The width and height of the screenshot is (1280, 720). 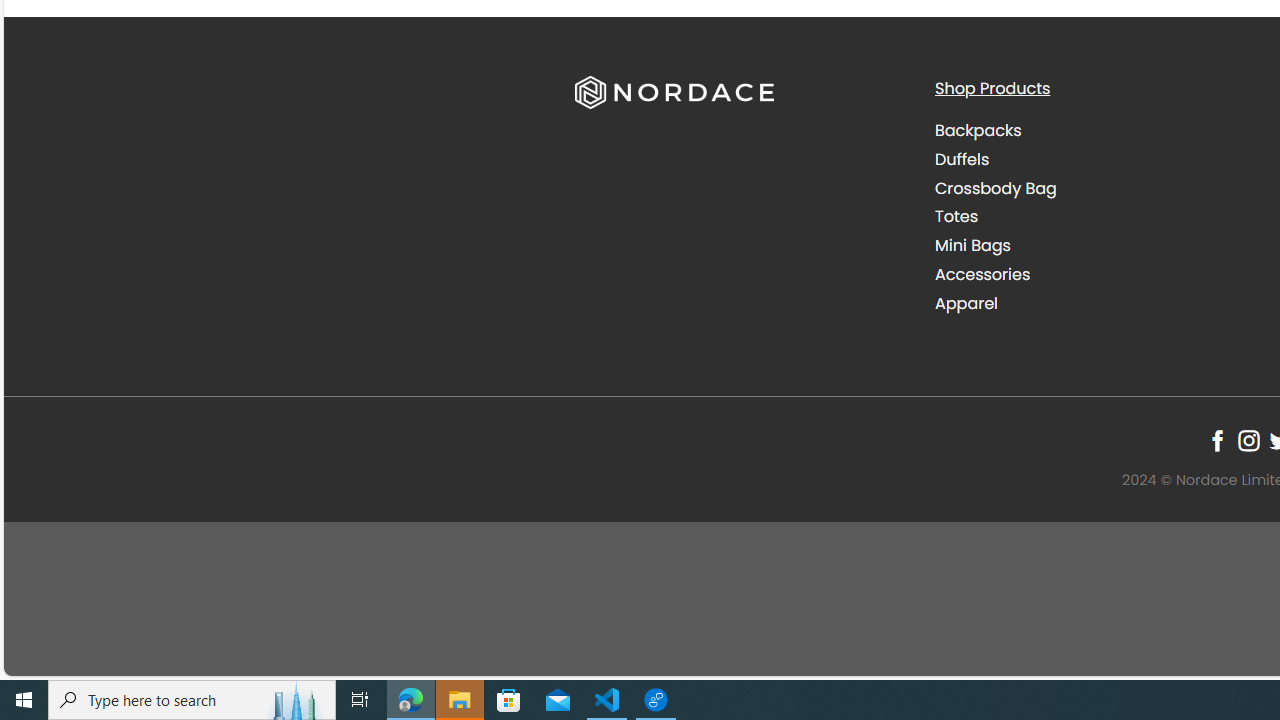 I want to click on 'Crossbody Bag', so click(x=1098, y=188).